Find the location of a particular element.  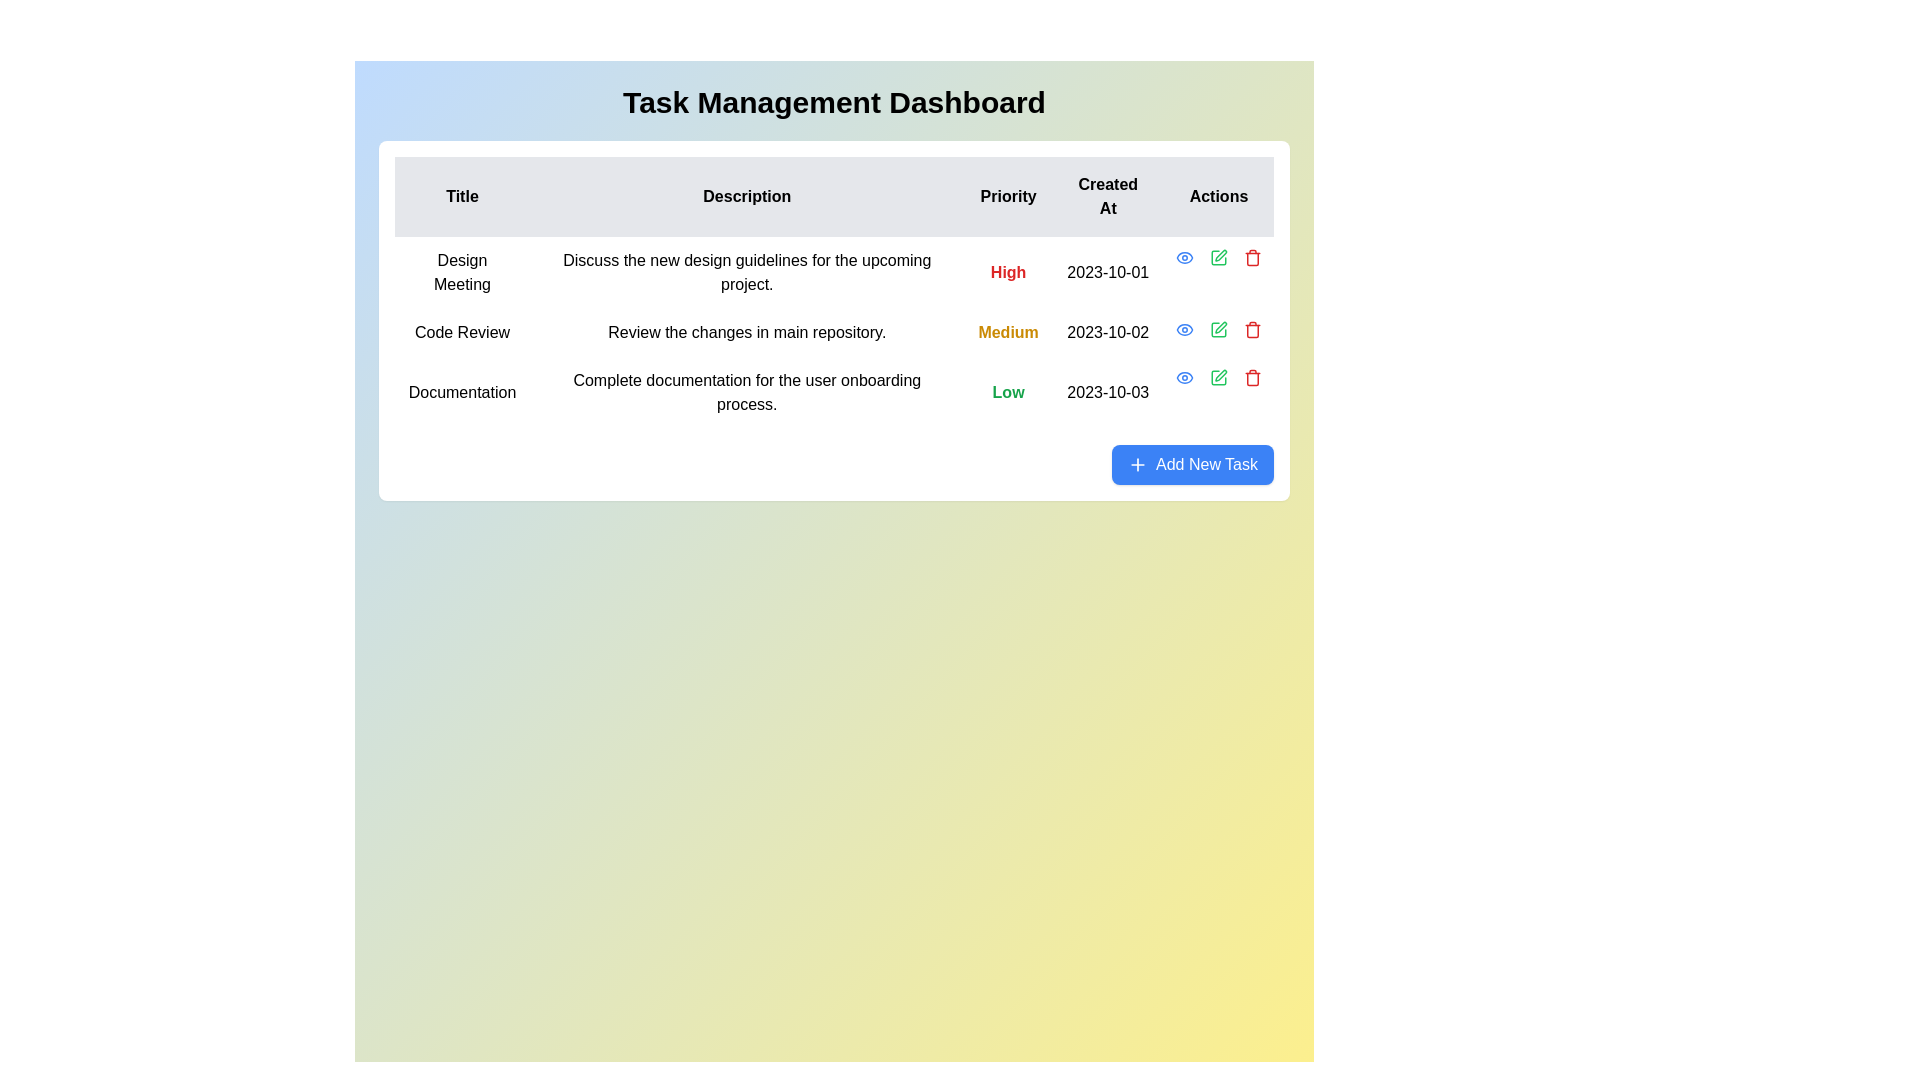

displayed date '2023-10-02' from the text label located in the 'Created At' column of the table for the task 'Code Review' is located at coordinates (1107, 331).